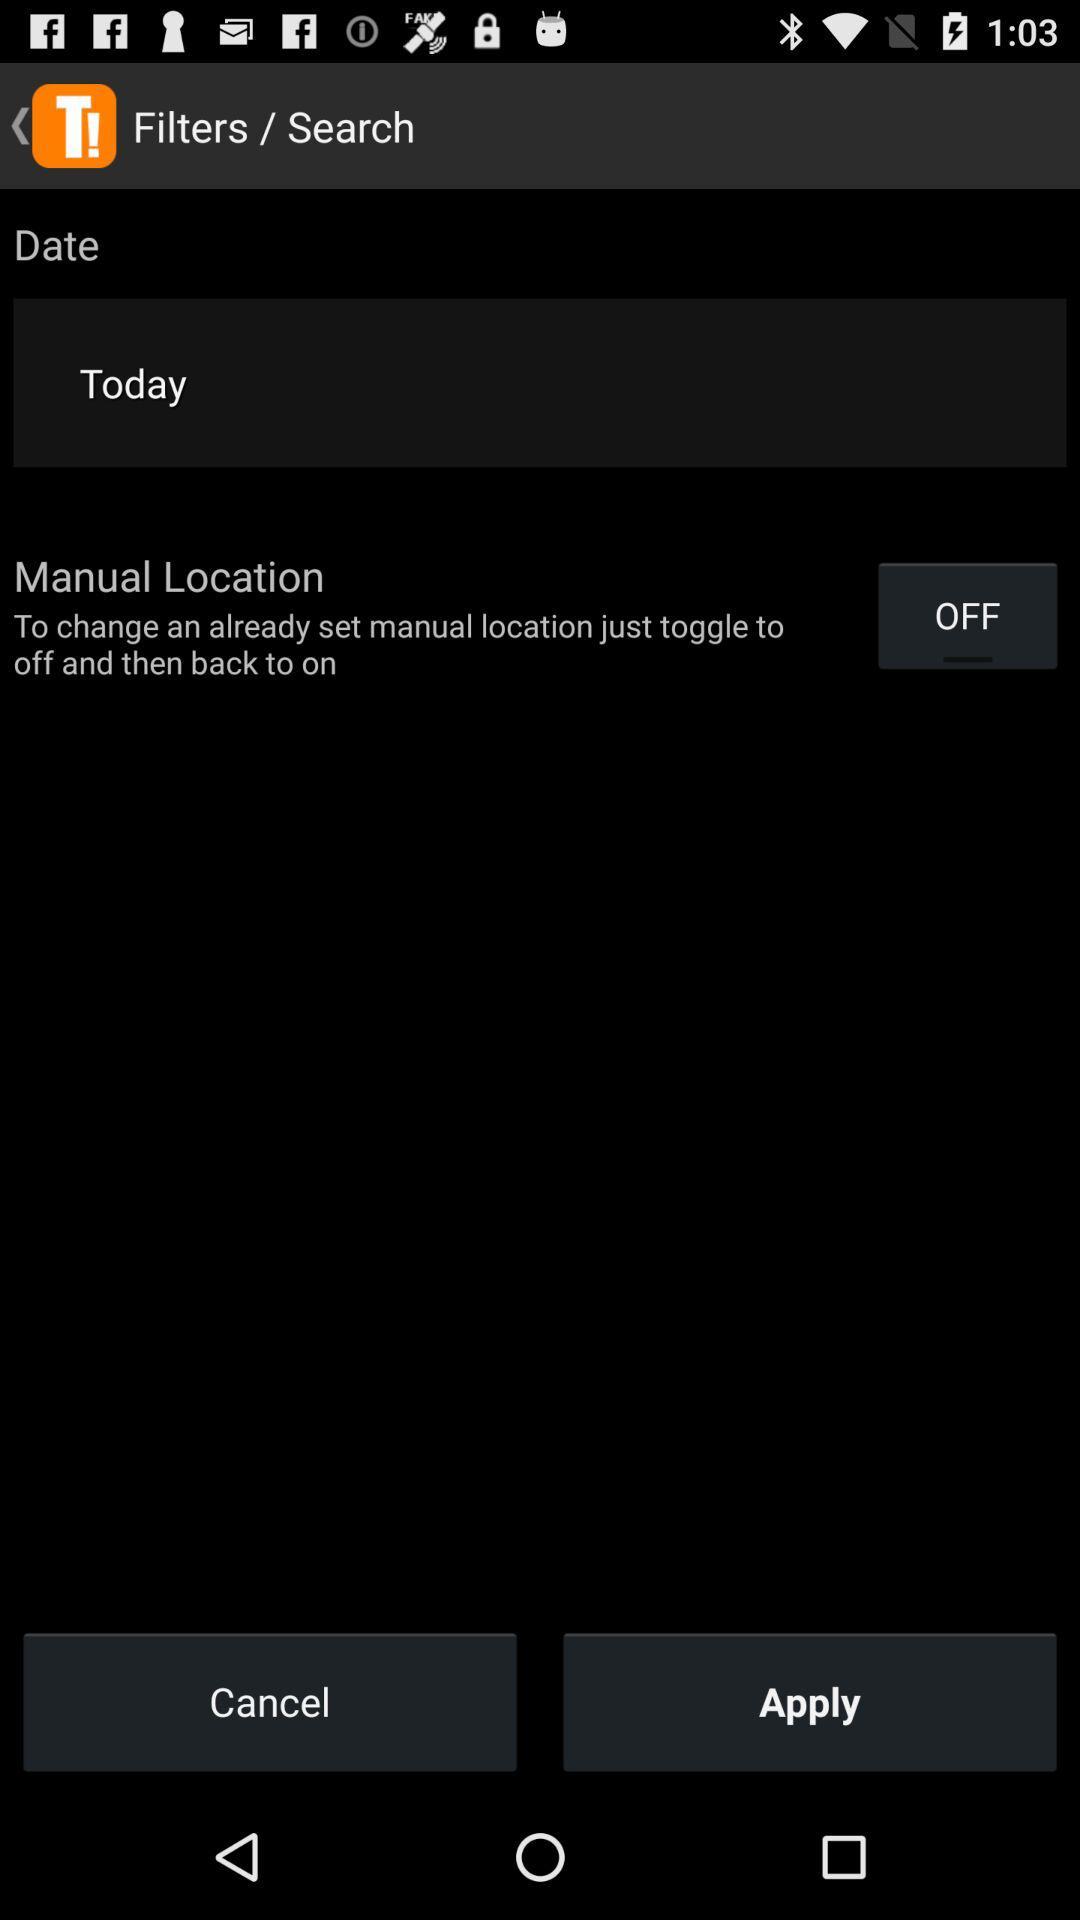 This screenshot has width=1080, height=1920. Describe the element at coordinates (270, 1700) in the screenshot. I see `icon below to change an icon` at that location.